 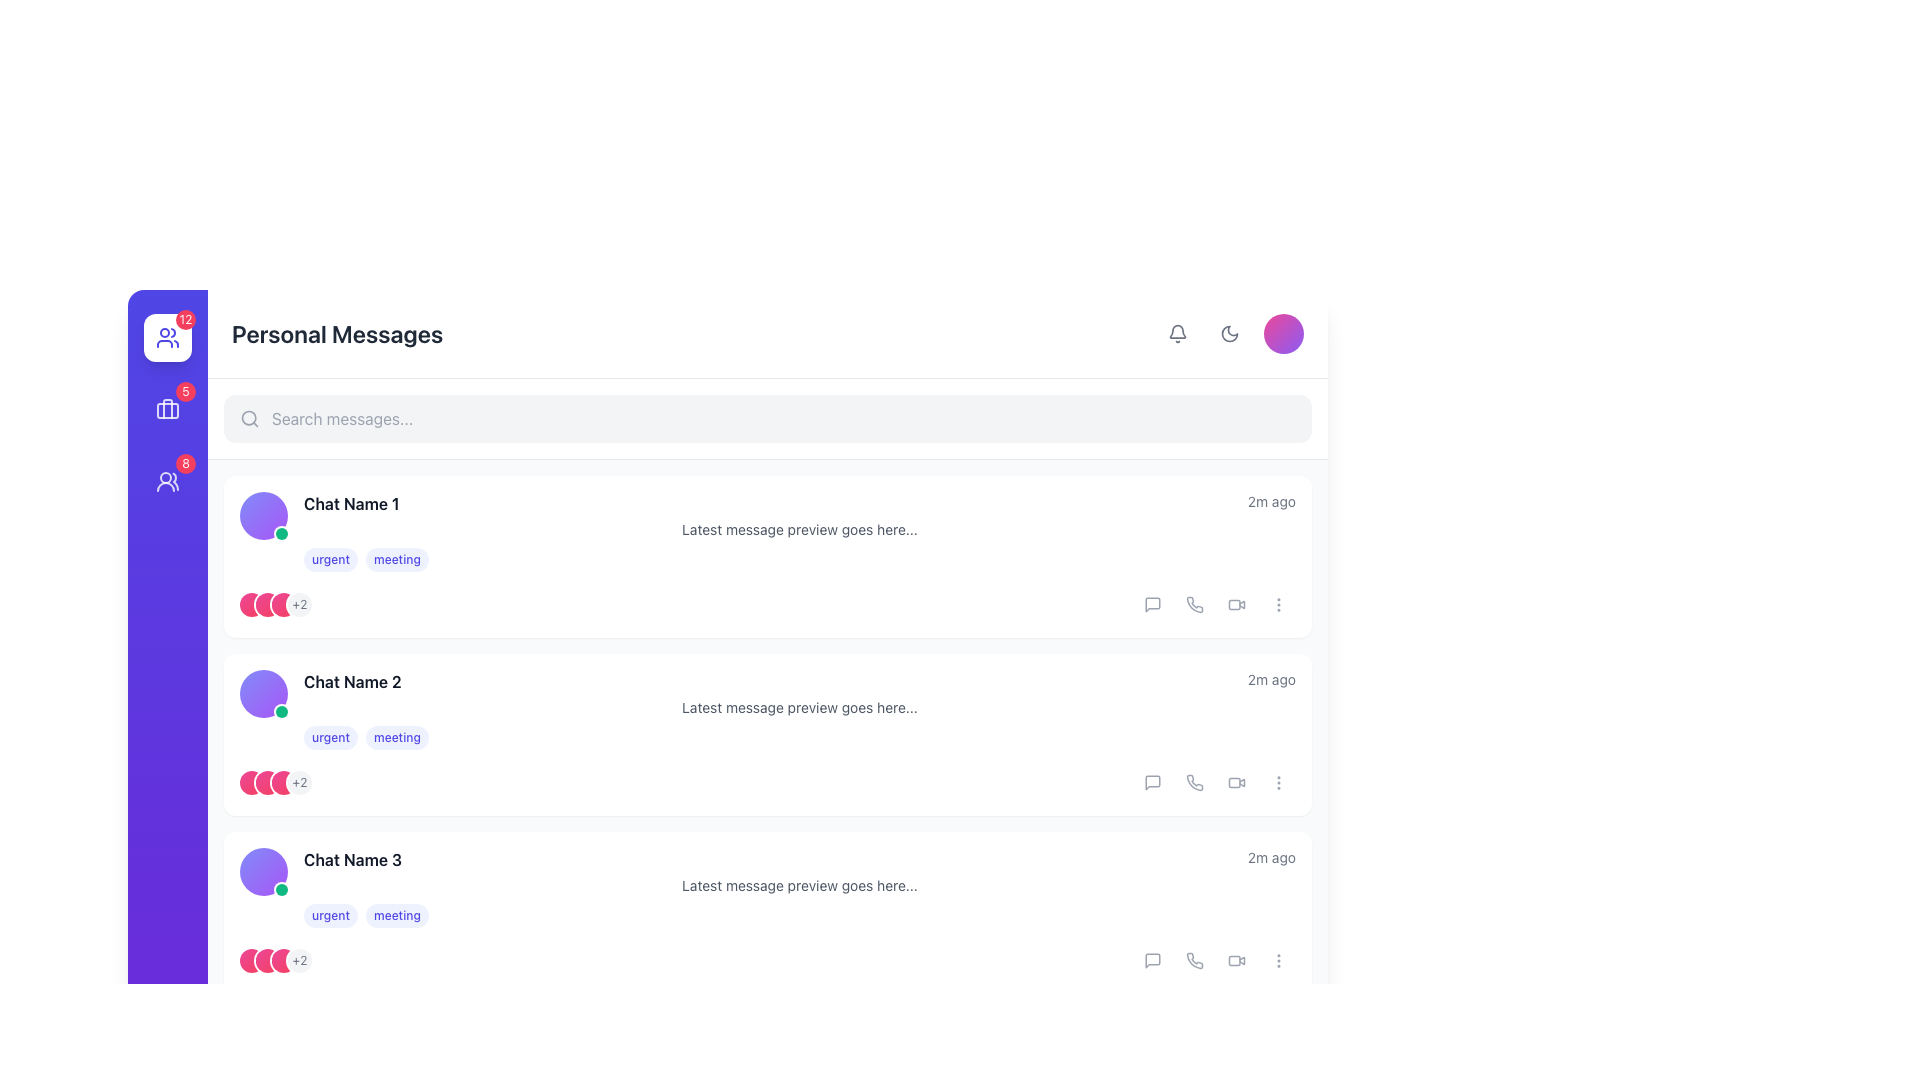 What do you see at coordinates (1152, 782) in the screenshot?
I see `the speech bubble icon on the right side of the third row` at bounding box center [1152, 782].